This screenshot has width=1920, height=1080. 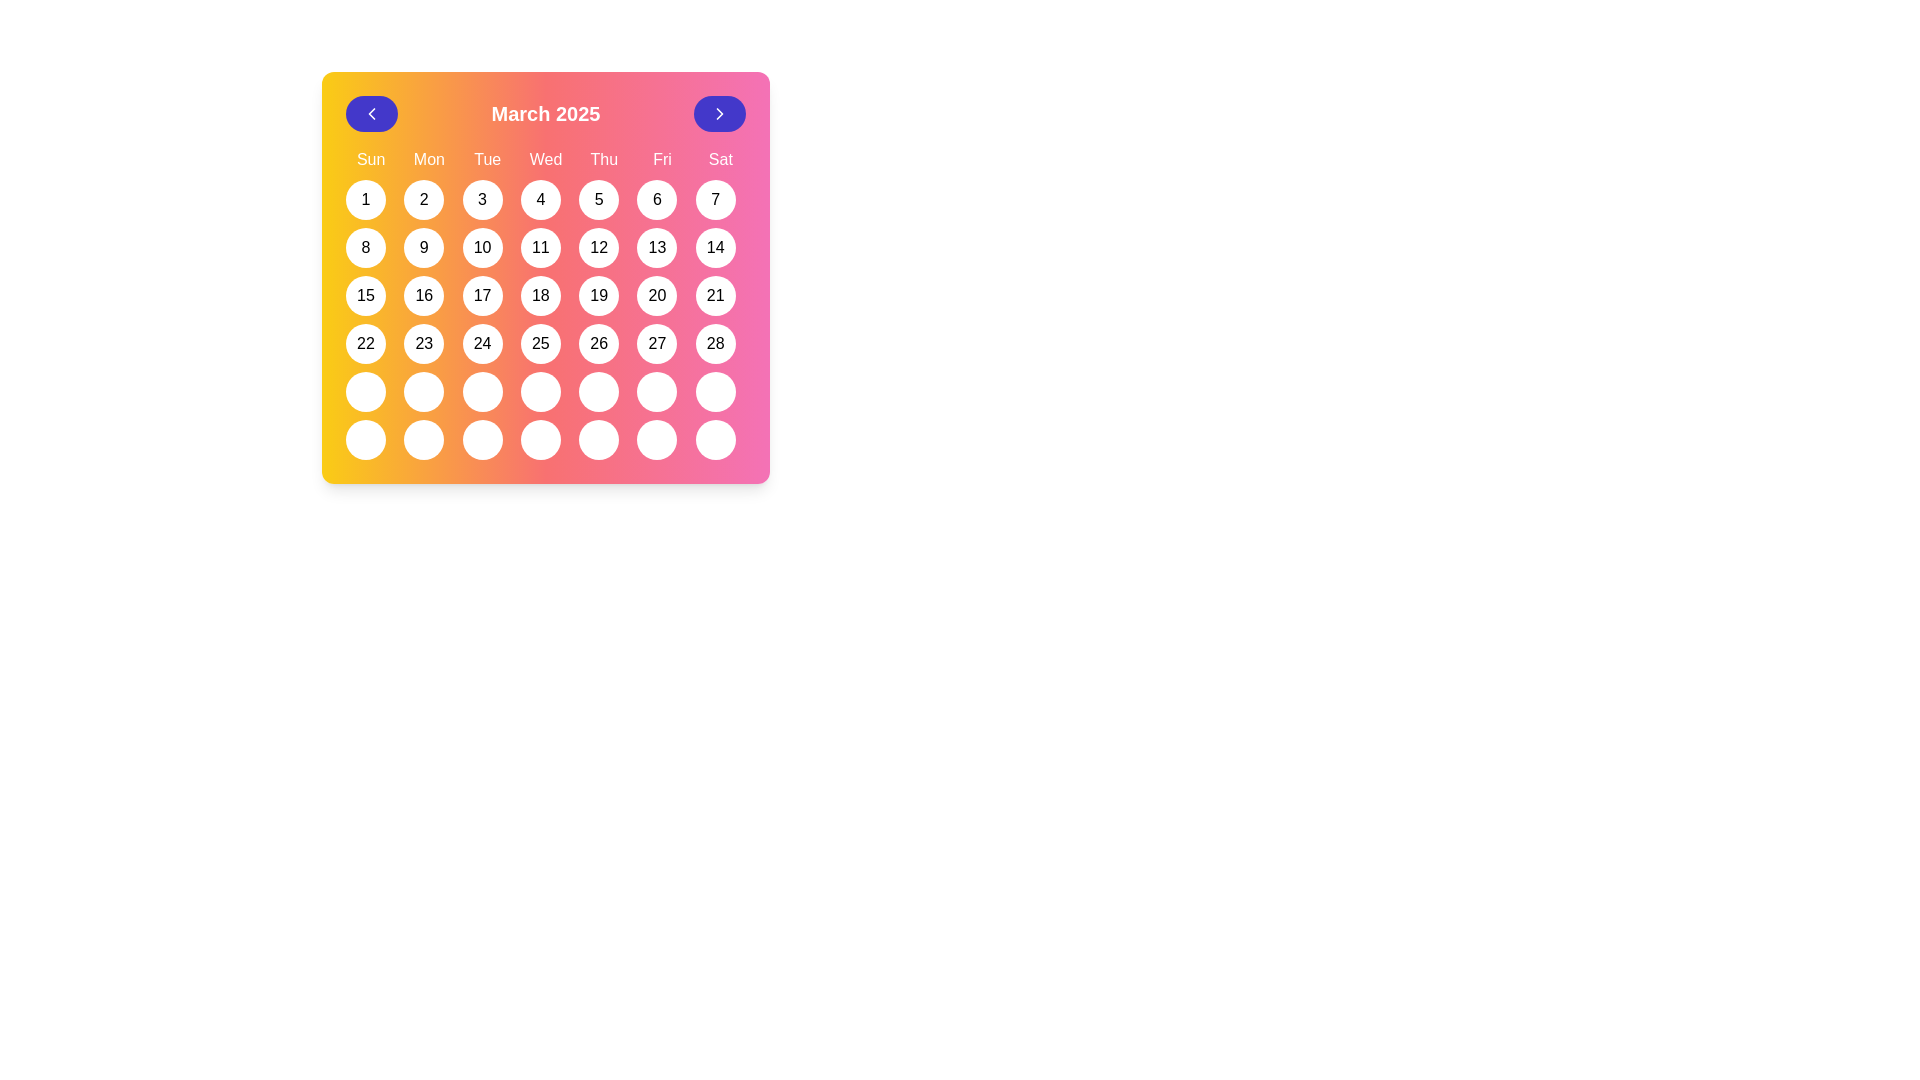 What do you see at coordinates (372, 114) in the screenshot?
I see `the button located to the left of the 'March 2025' text in the header section of the calendar interface` at bounding box center [372, 114].